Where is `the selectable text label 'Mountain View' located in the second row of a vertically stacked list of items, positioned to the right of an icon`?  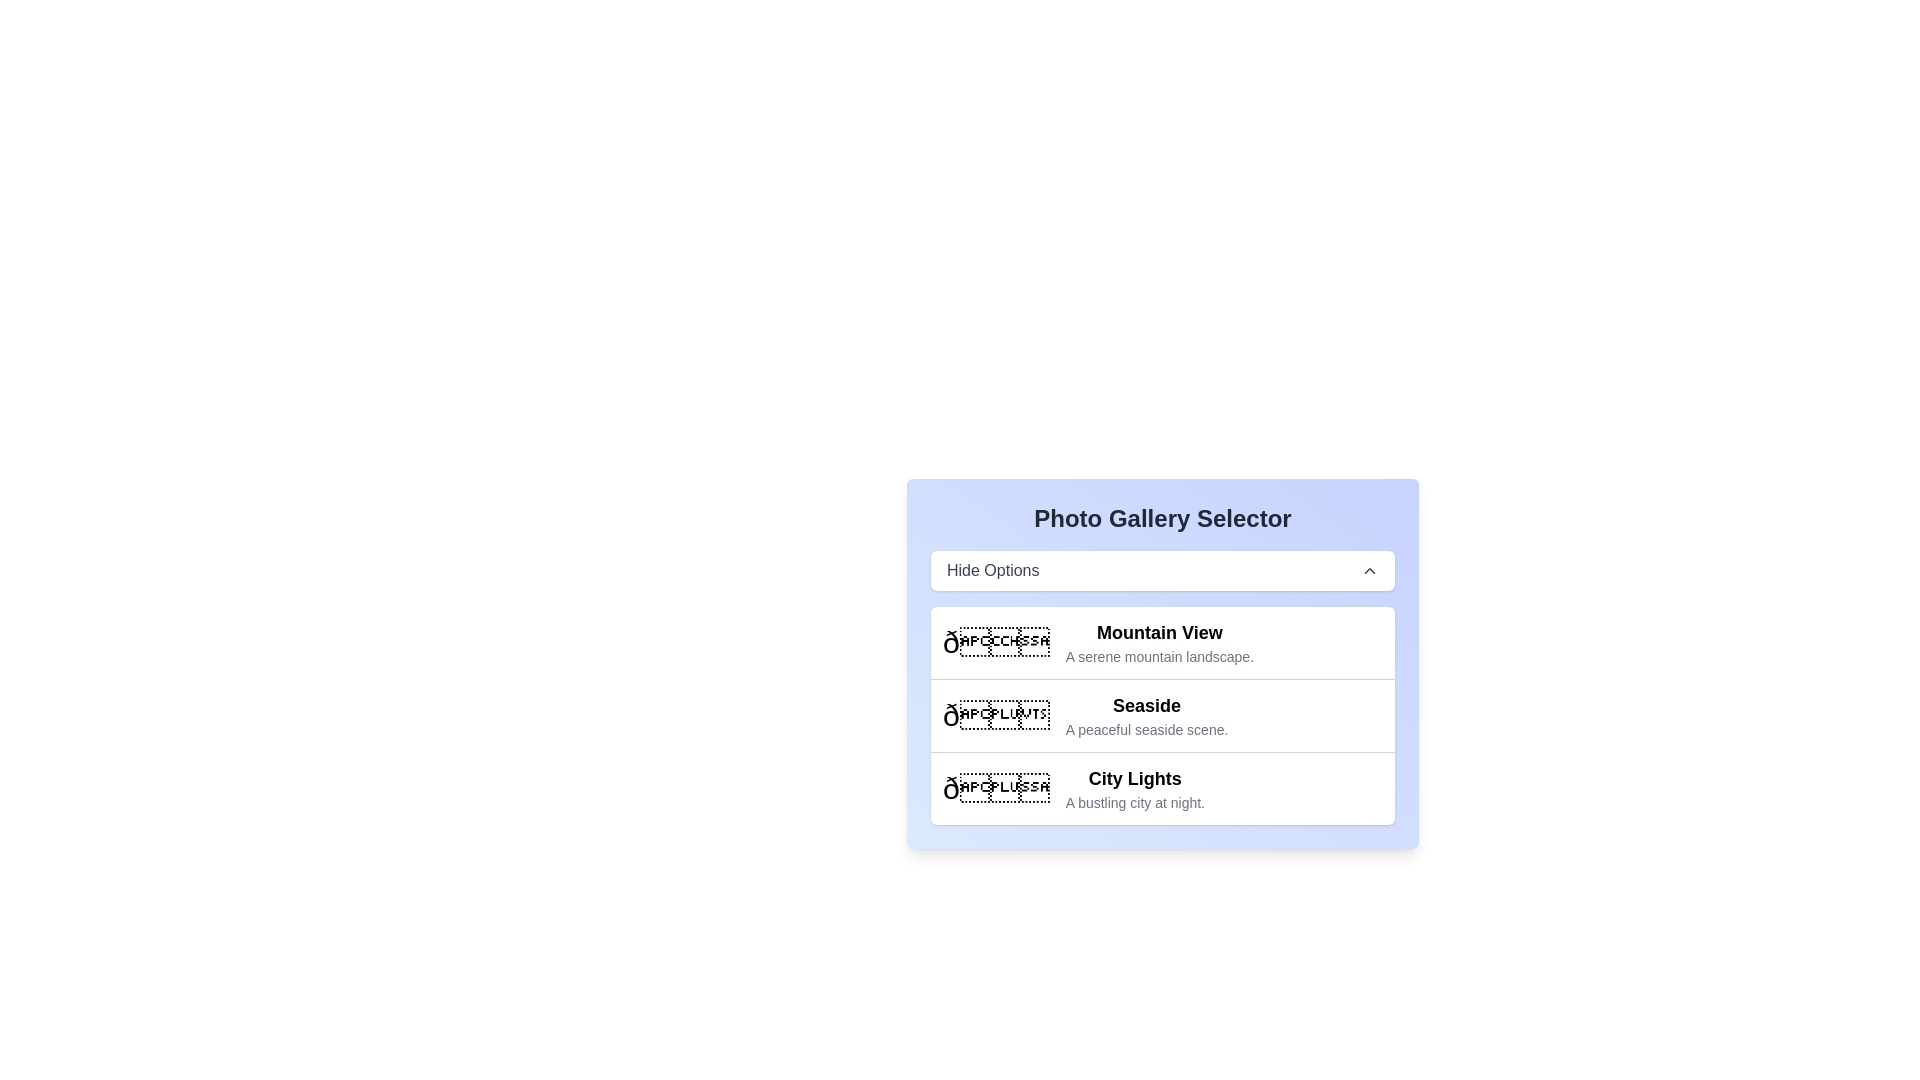 the selectable text label 'Mountain View' located in the second row of a vertically stacked list of items, positioned to the right of an icon is located at coordinates (1159, 643).